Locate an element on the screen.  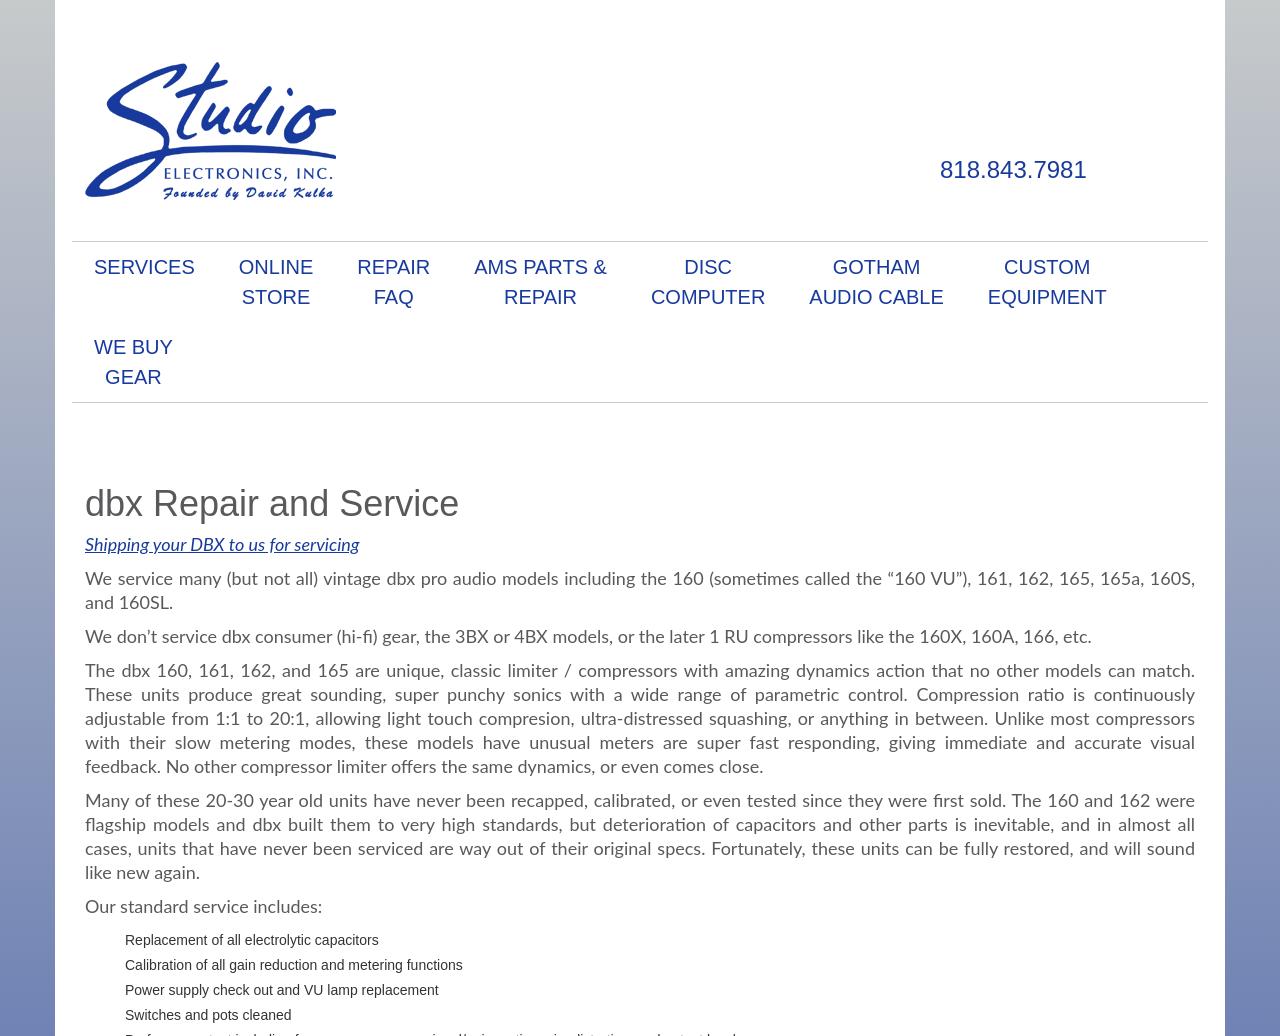
'818.843.7981' is located at coordinates (1012, 169).